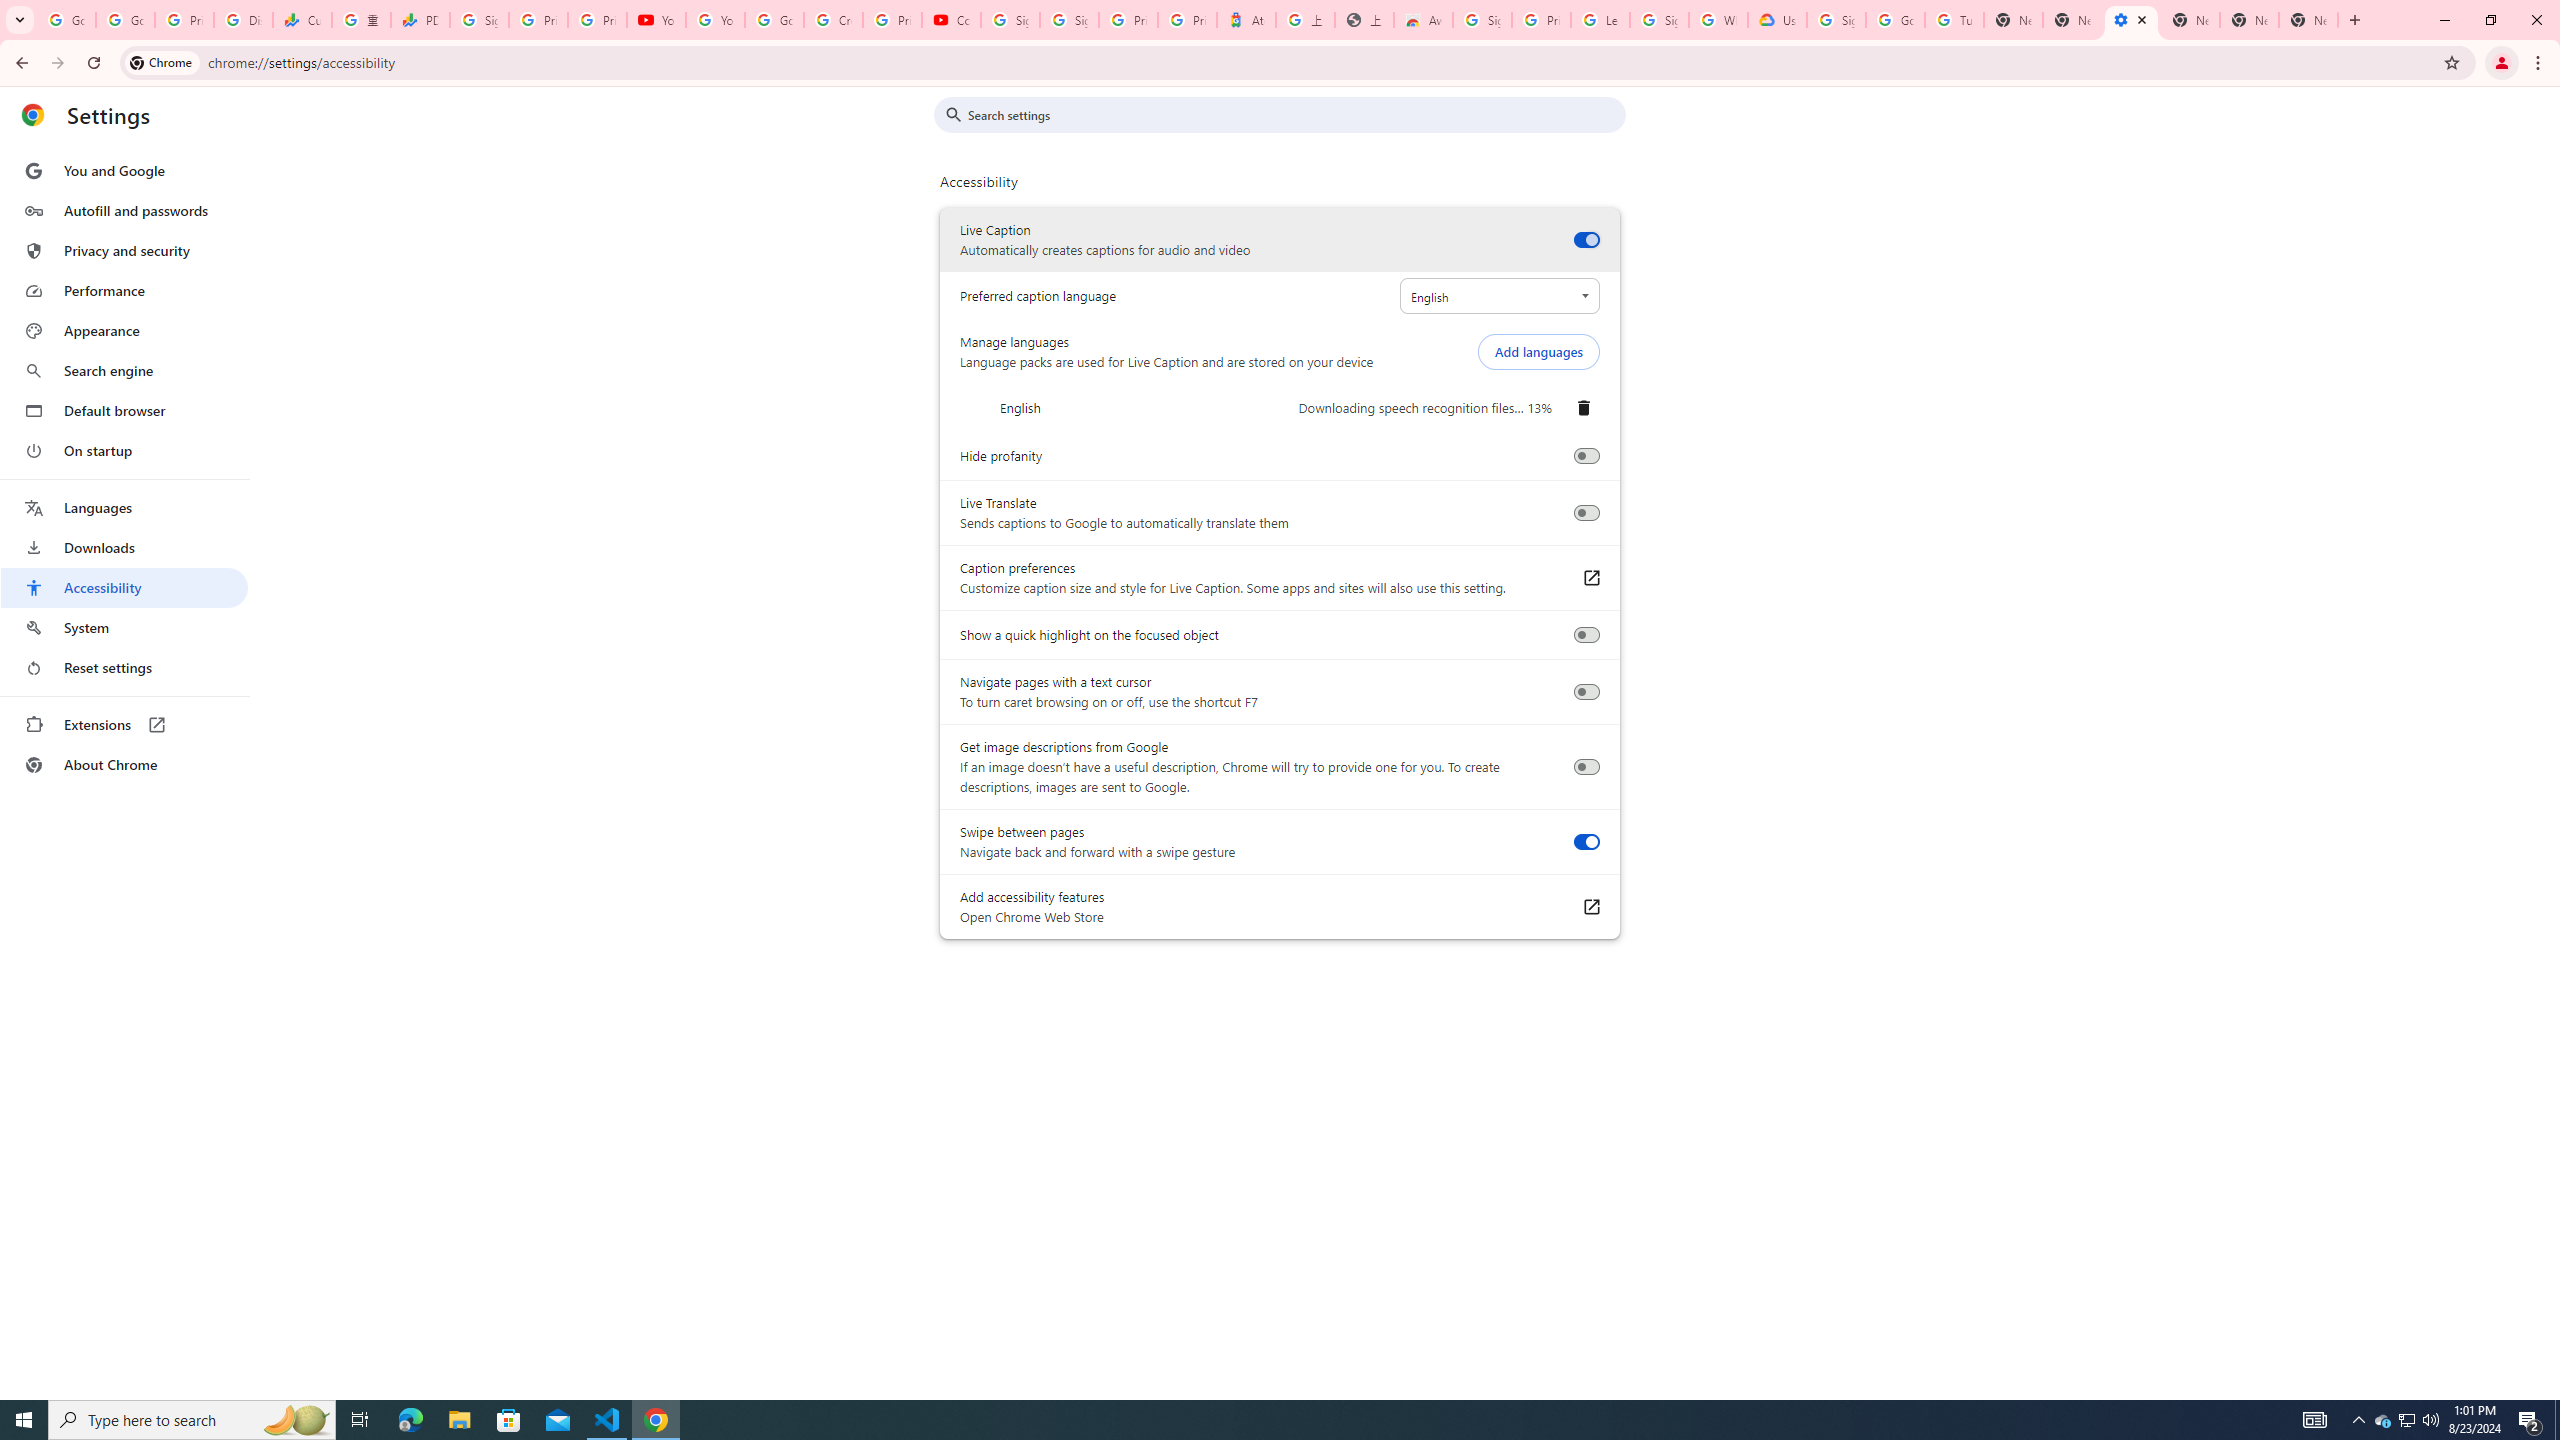 Image resolution: width=2560 pixels, height=1440 pixels. Describe the element at coordinates (1537, 352) in the screenshot. I see `'Add languages'` at that location.